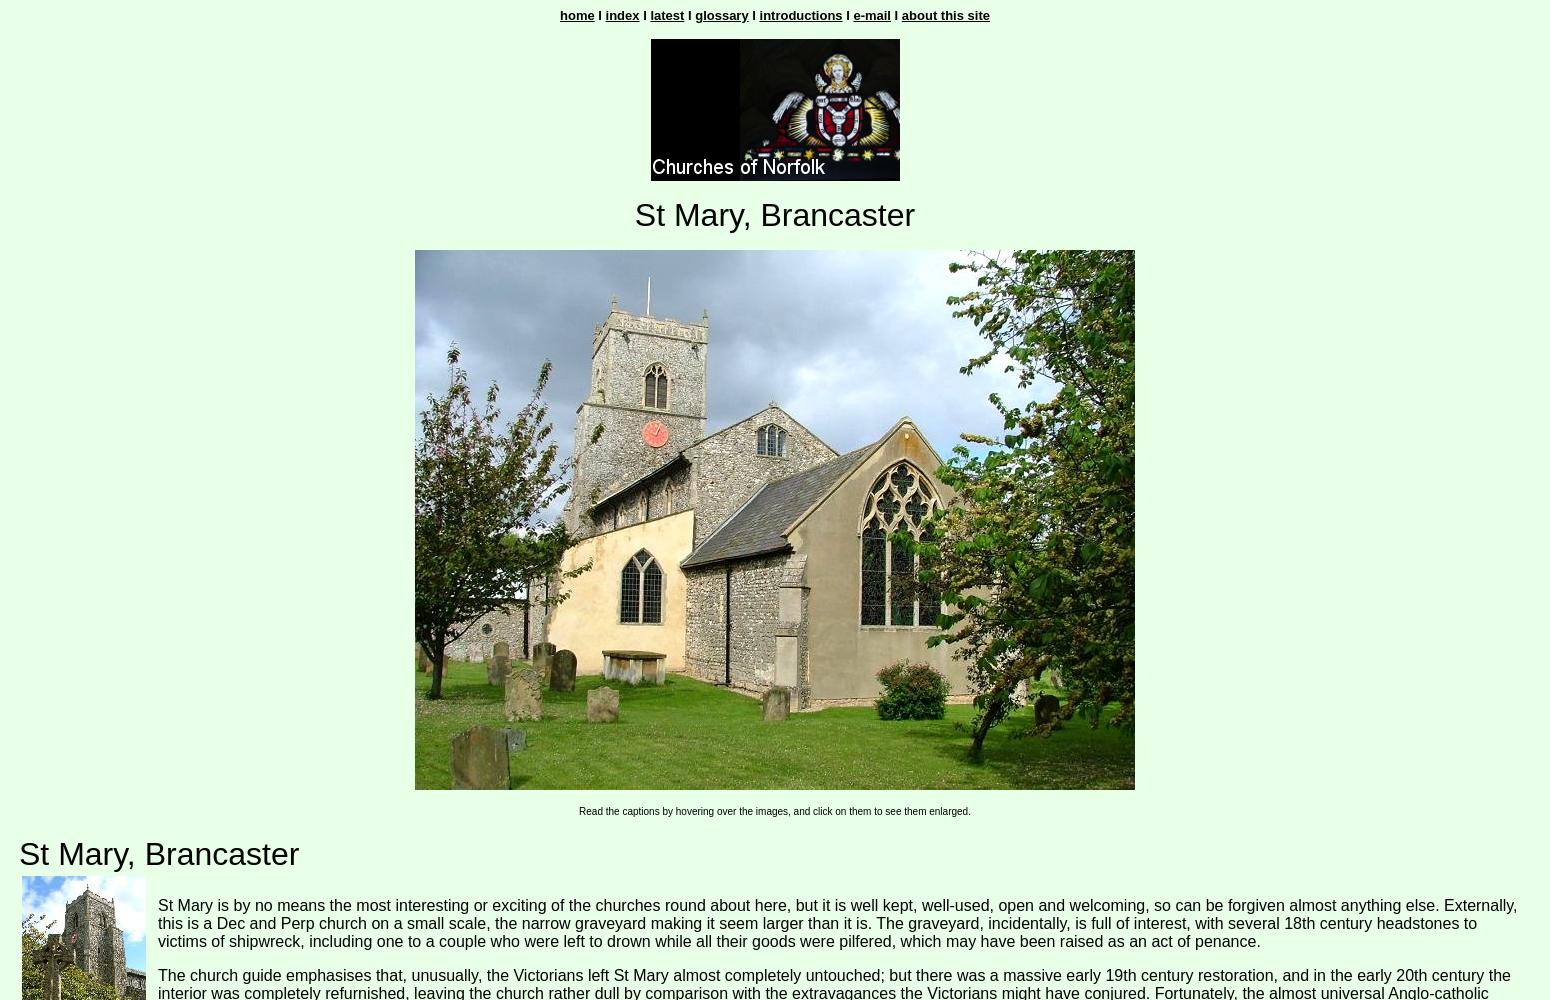  What do you see at coordinates (871, 15) in the screenshot?
I see `'e-mail'` at bounding box center [871, 15].